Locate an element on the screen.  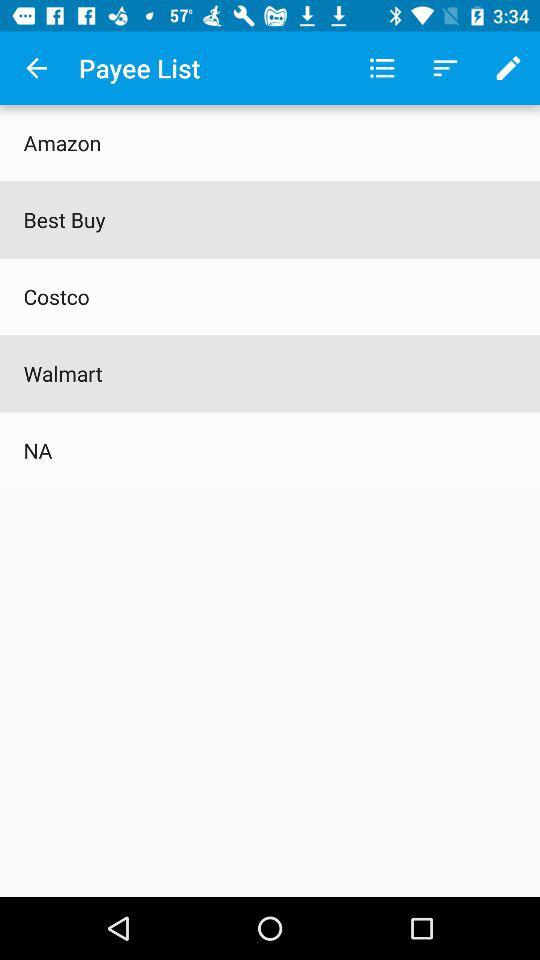
item to the left of payee list app is located at coordinates (36, 68).